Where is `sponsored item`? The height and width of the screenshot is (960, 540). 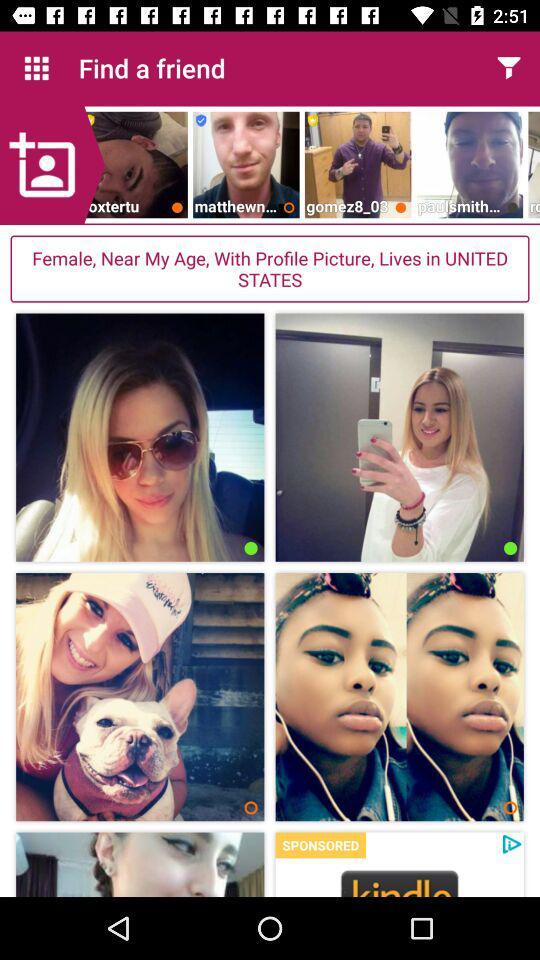
sponsored item is located at coordinates (320, 844).